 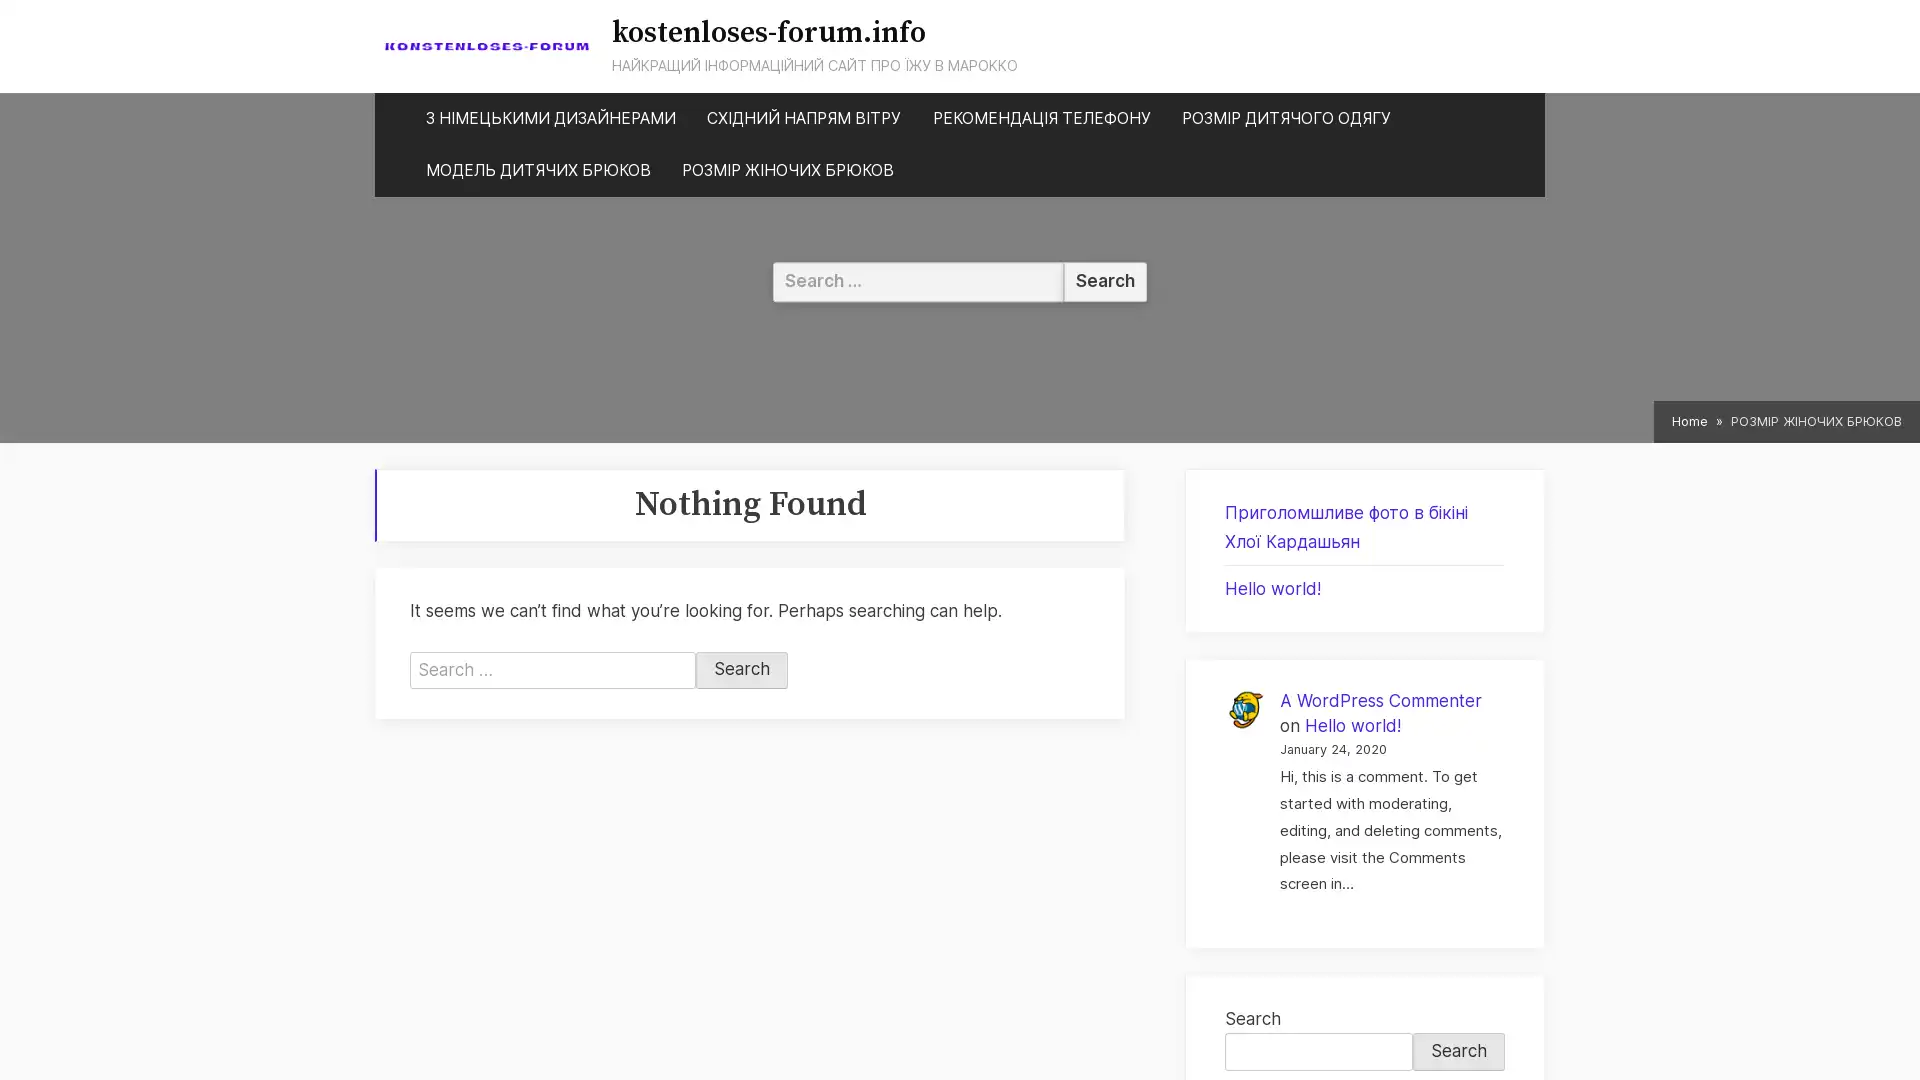 What do you see at coordinates (1459, 1050) in the screenshot?
I see `Search` at bounding box center [1459, 1050].